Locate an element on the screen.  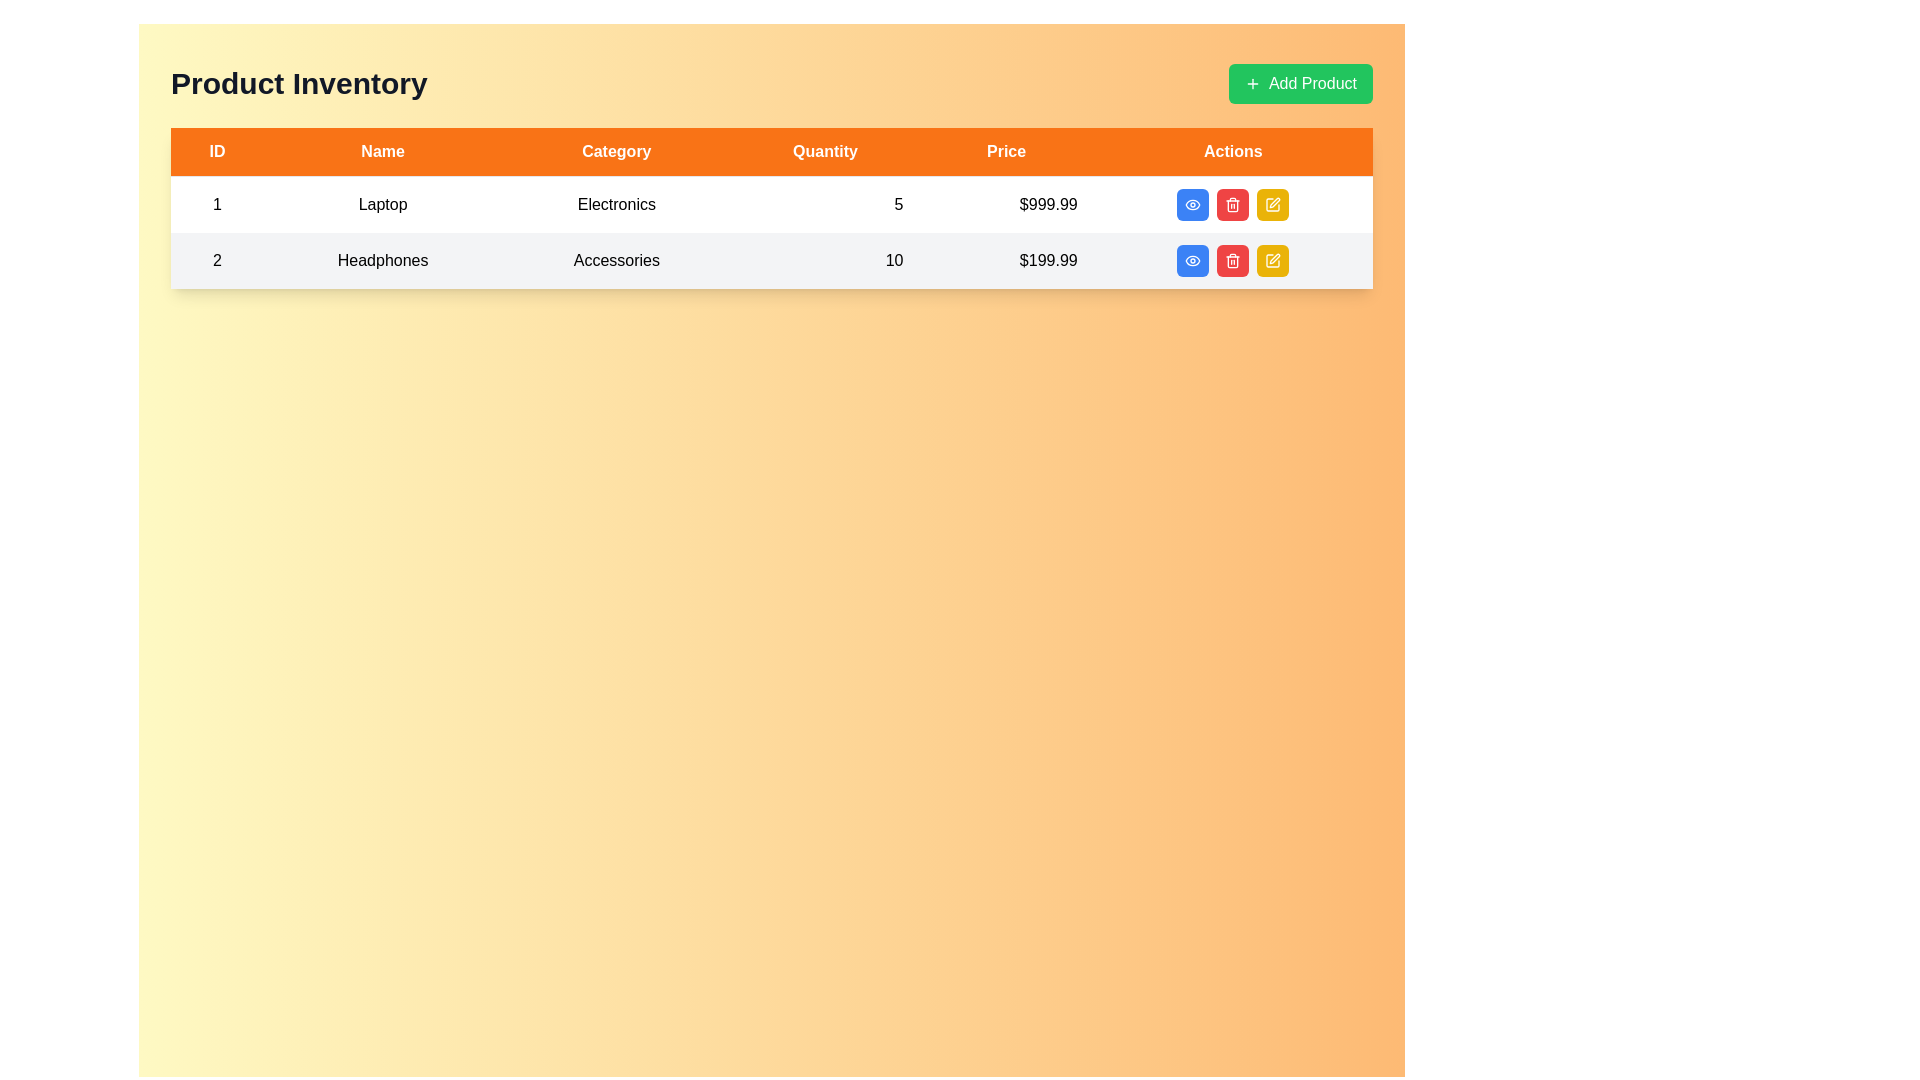
the red trash can icon button located in the Actions column of the second row of the data table is located at coordinates (1232, 204).